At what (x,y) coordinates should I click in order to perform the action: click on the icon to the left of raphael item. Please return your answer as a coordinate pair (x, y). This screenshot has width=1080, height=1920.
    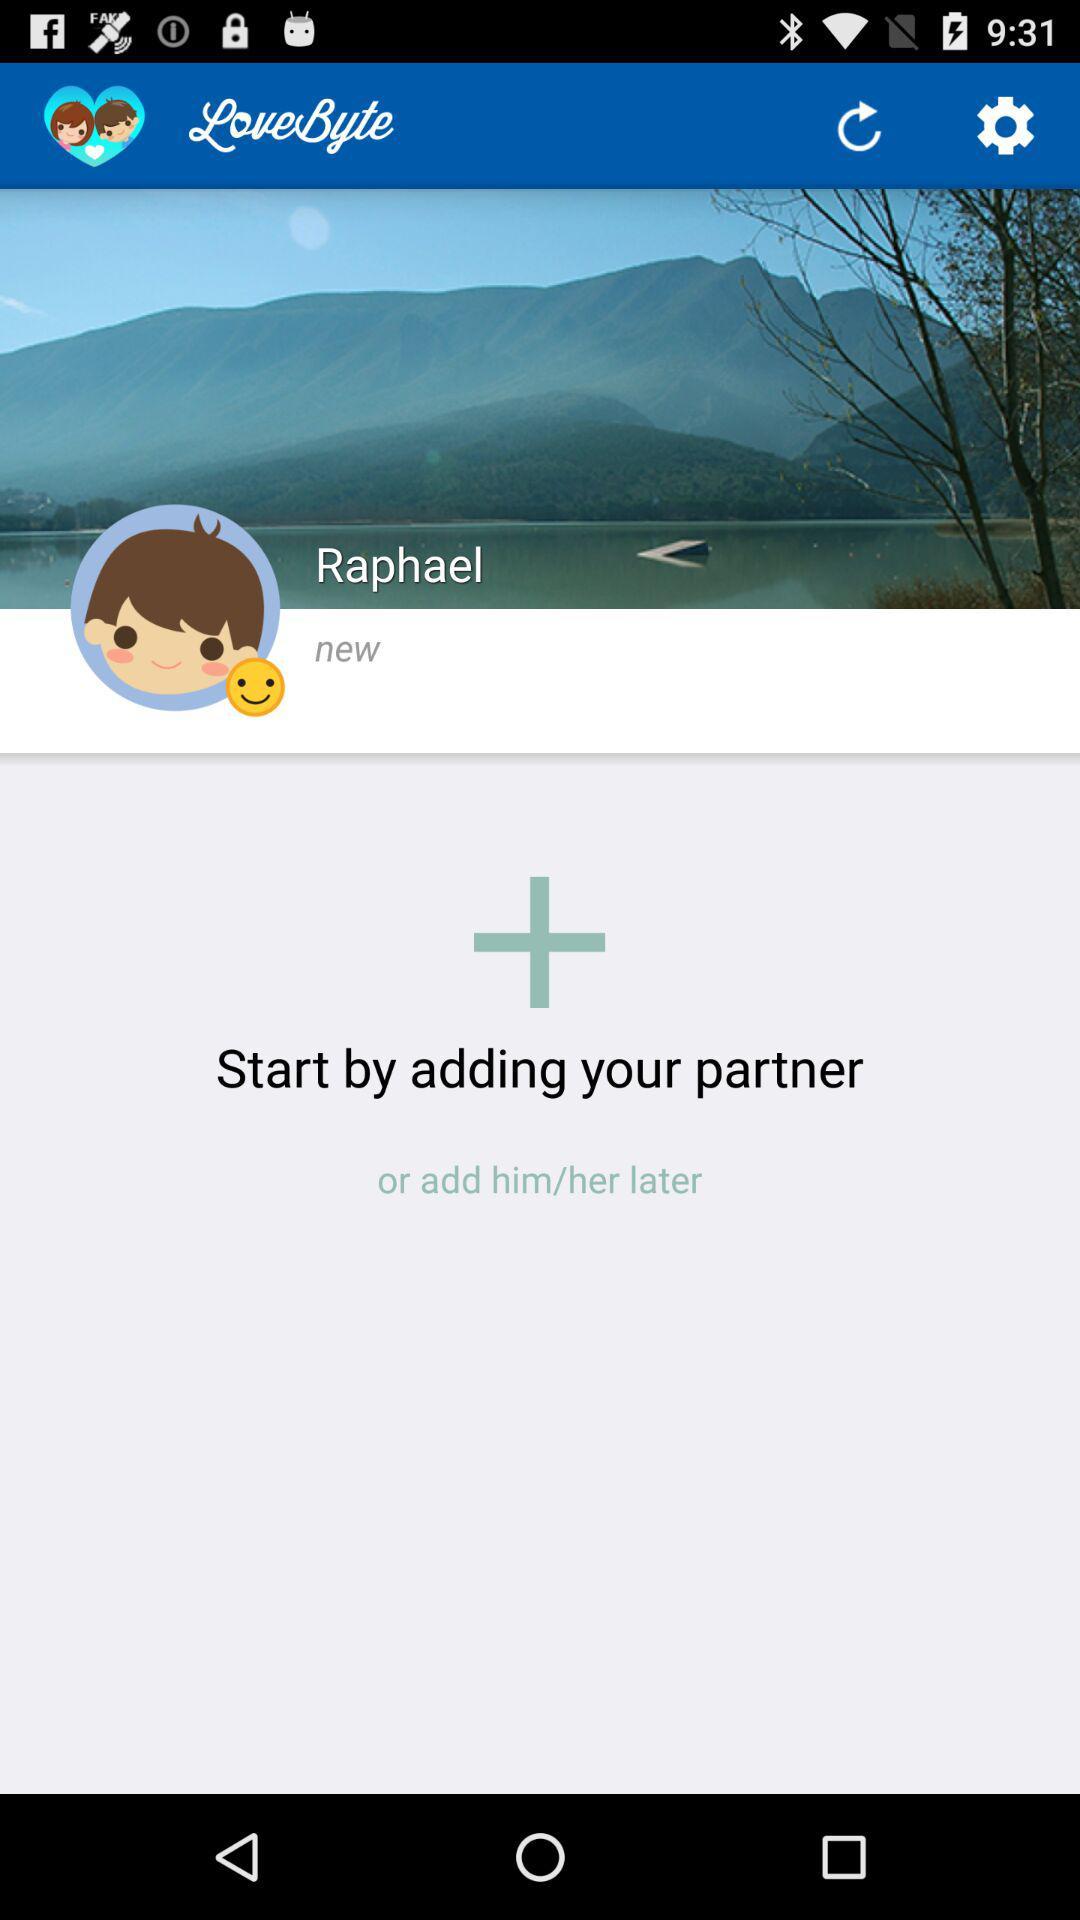
    Looking at the image, I should click on (174, 607).